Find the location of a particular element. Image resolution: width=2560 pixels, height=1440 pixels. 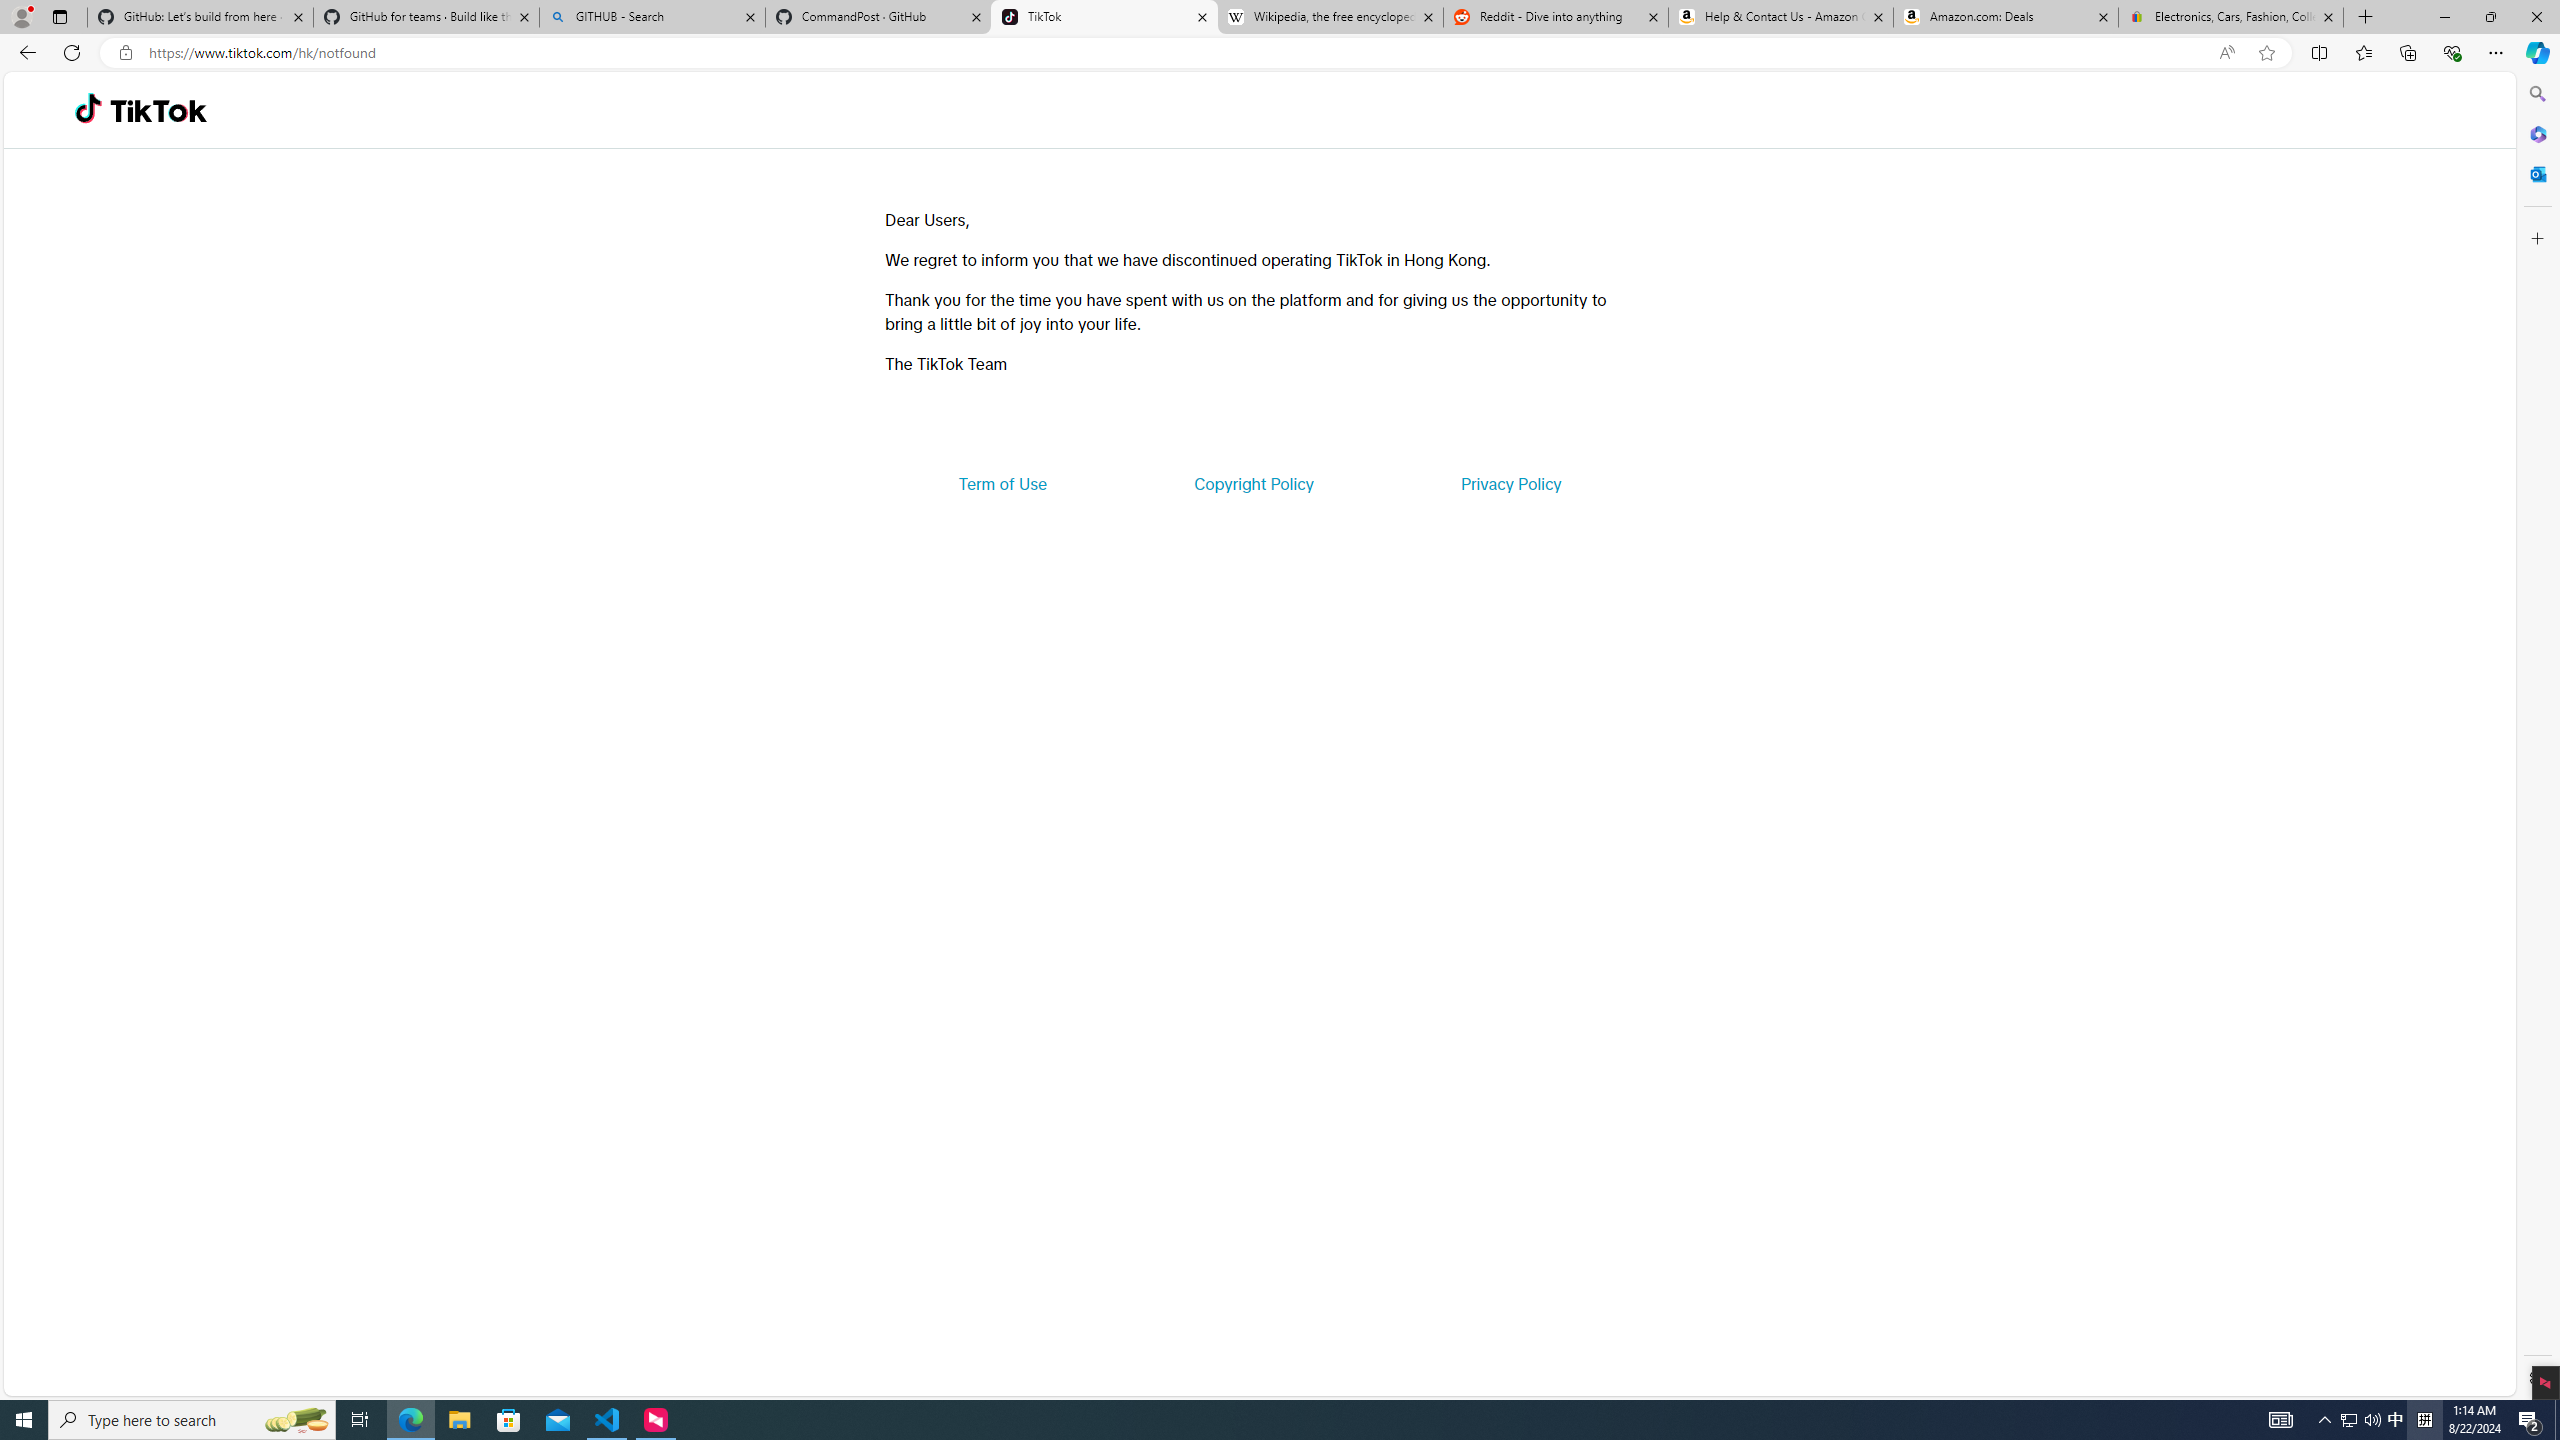

'Amazon.com: Deals' is located at coordinates (2005, 16).